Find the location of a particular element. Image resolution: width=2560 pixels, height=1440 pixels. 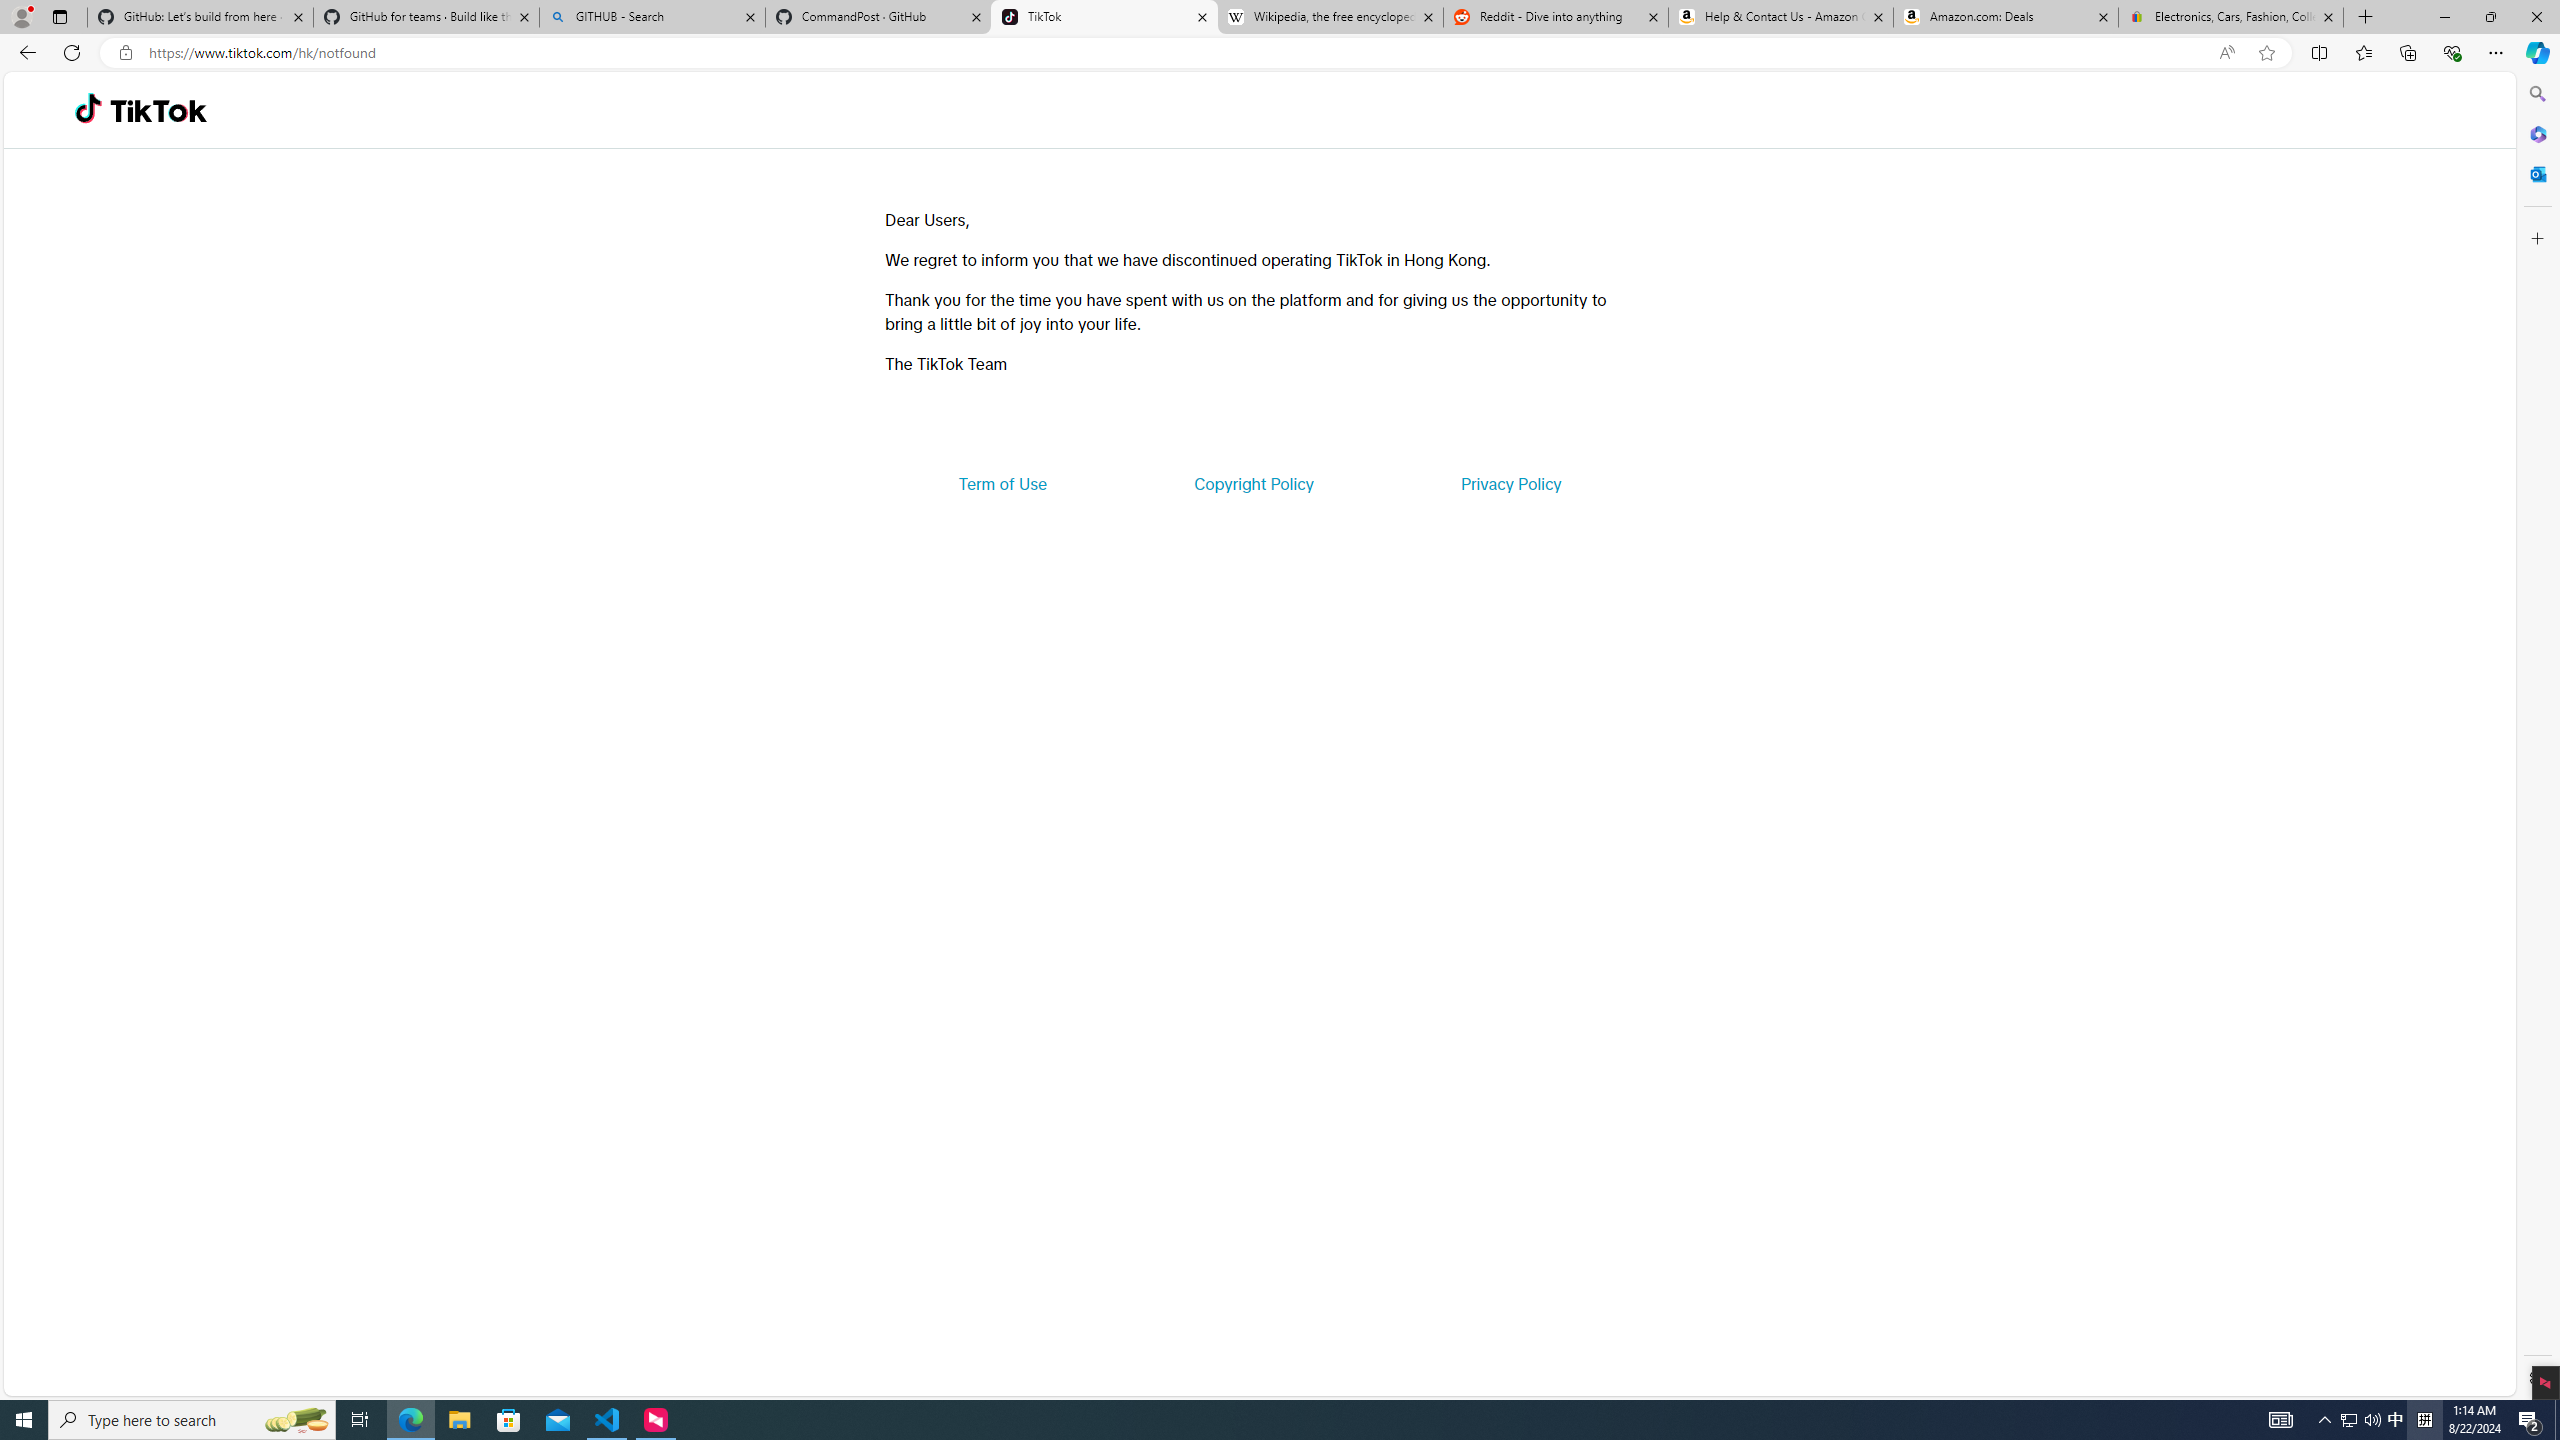

'Amazon.com: Deals' is located at coordinates (2005, 16).